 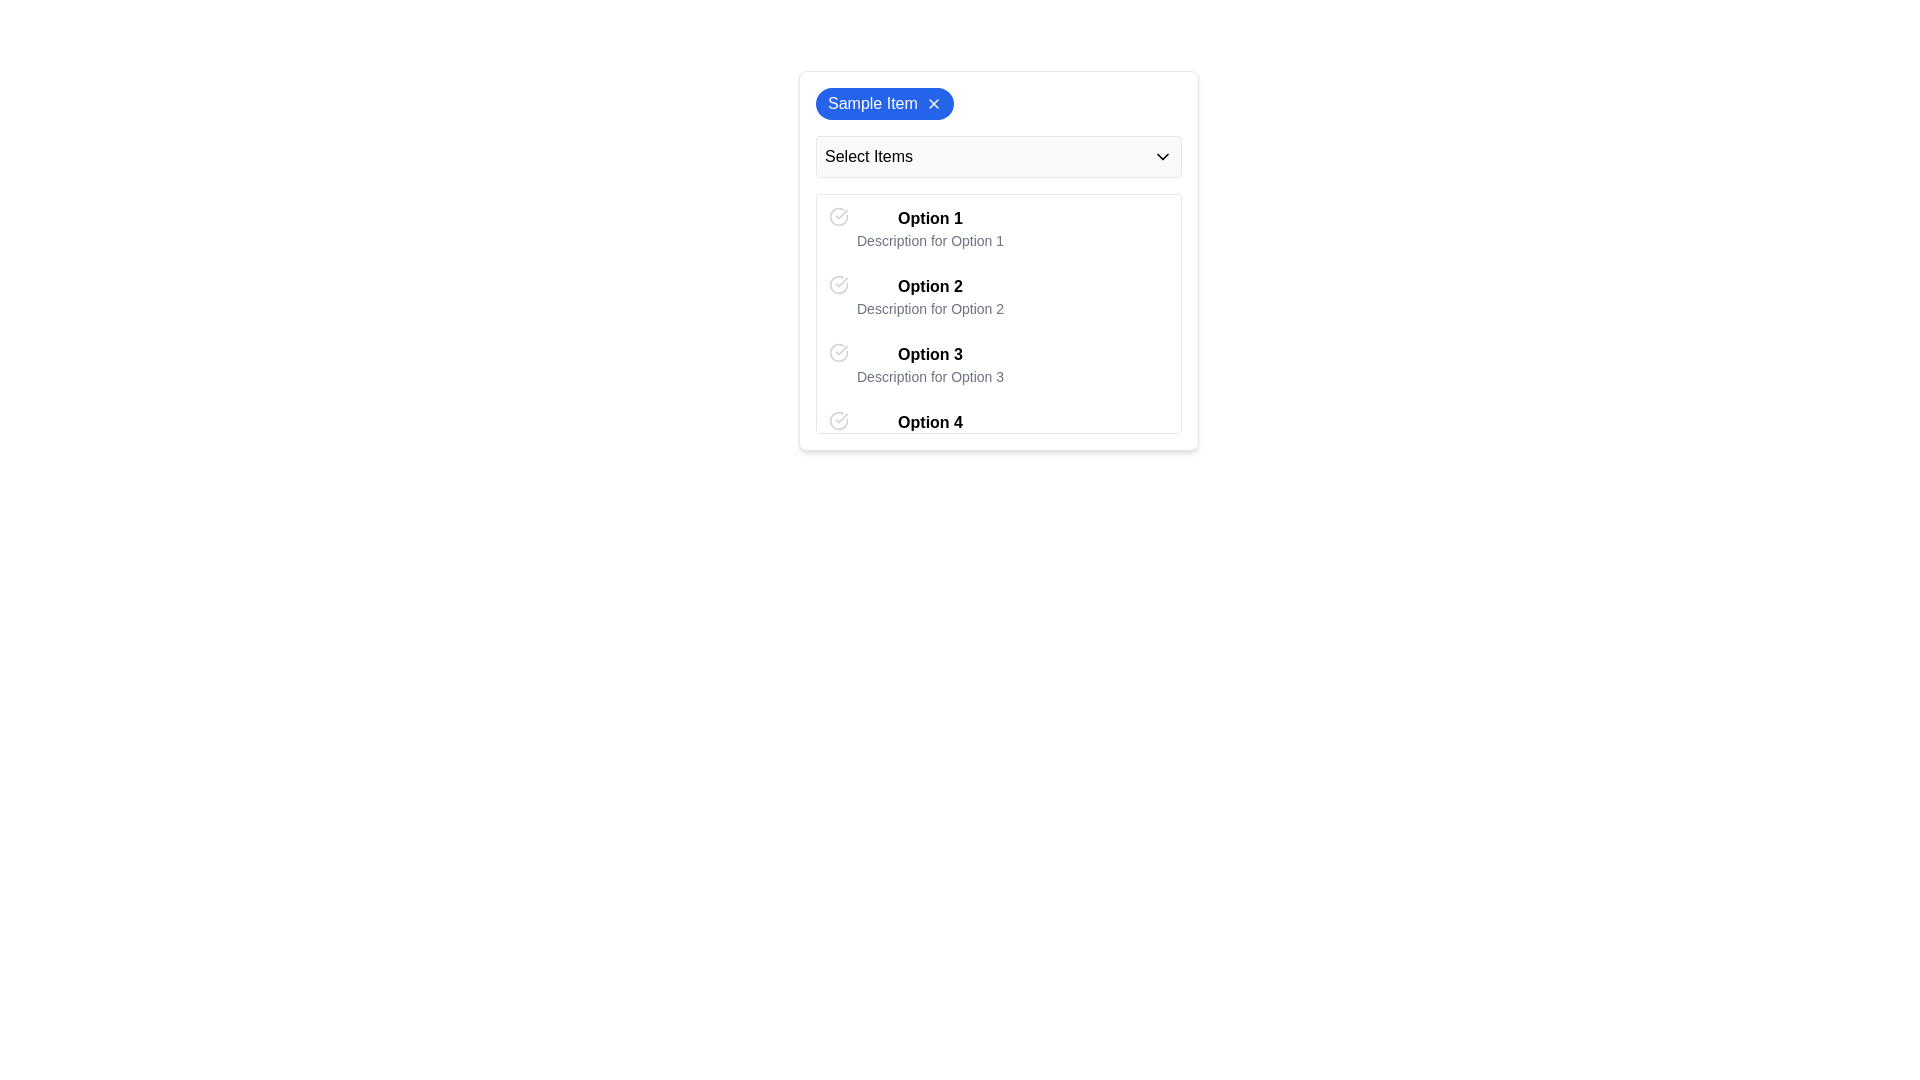 I want to click on the circular checkmark icon within the 'Option 4' dropdown, which is styled in gray and has a transparent background, so click(x=839, y=419).